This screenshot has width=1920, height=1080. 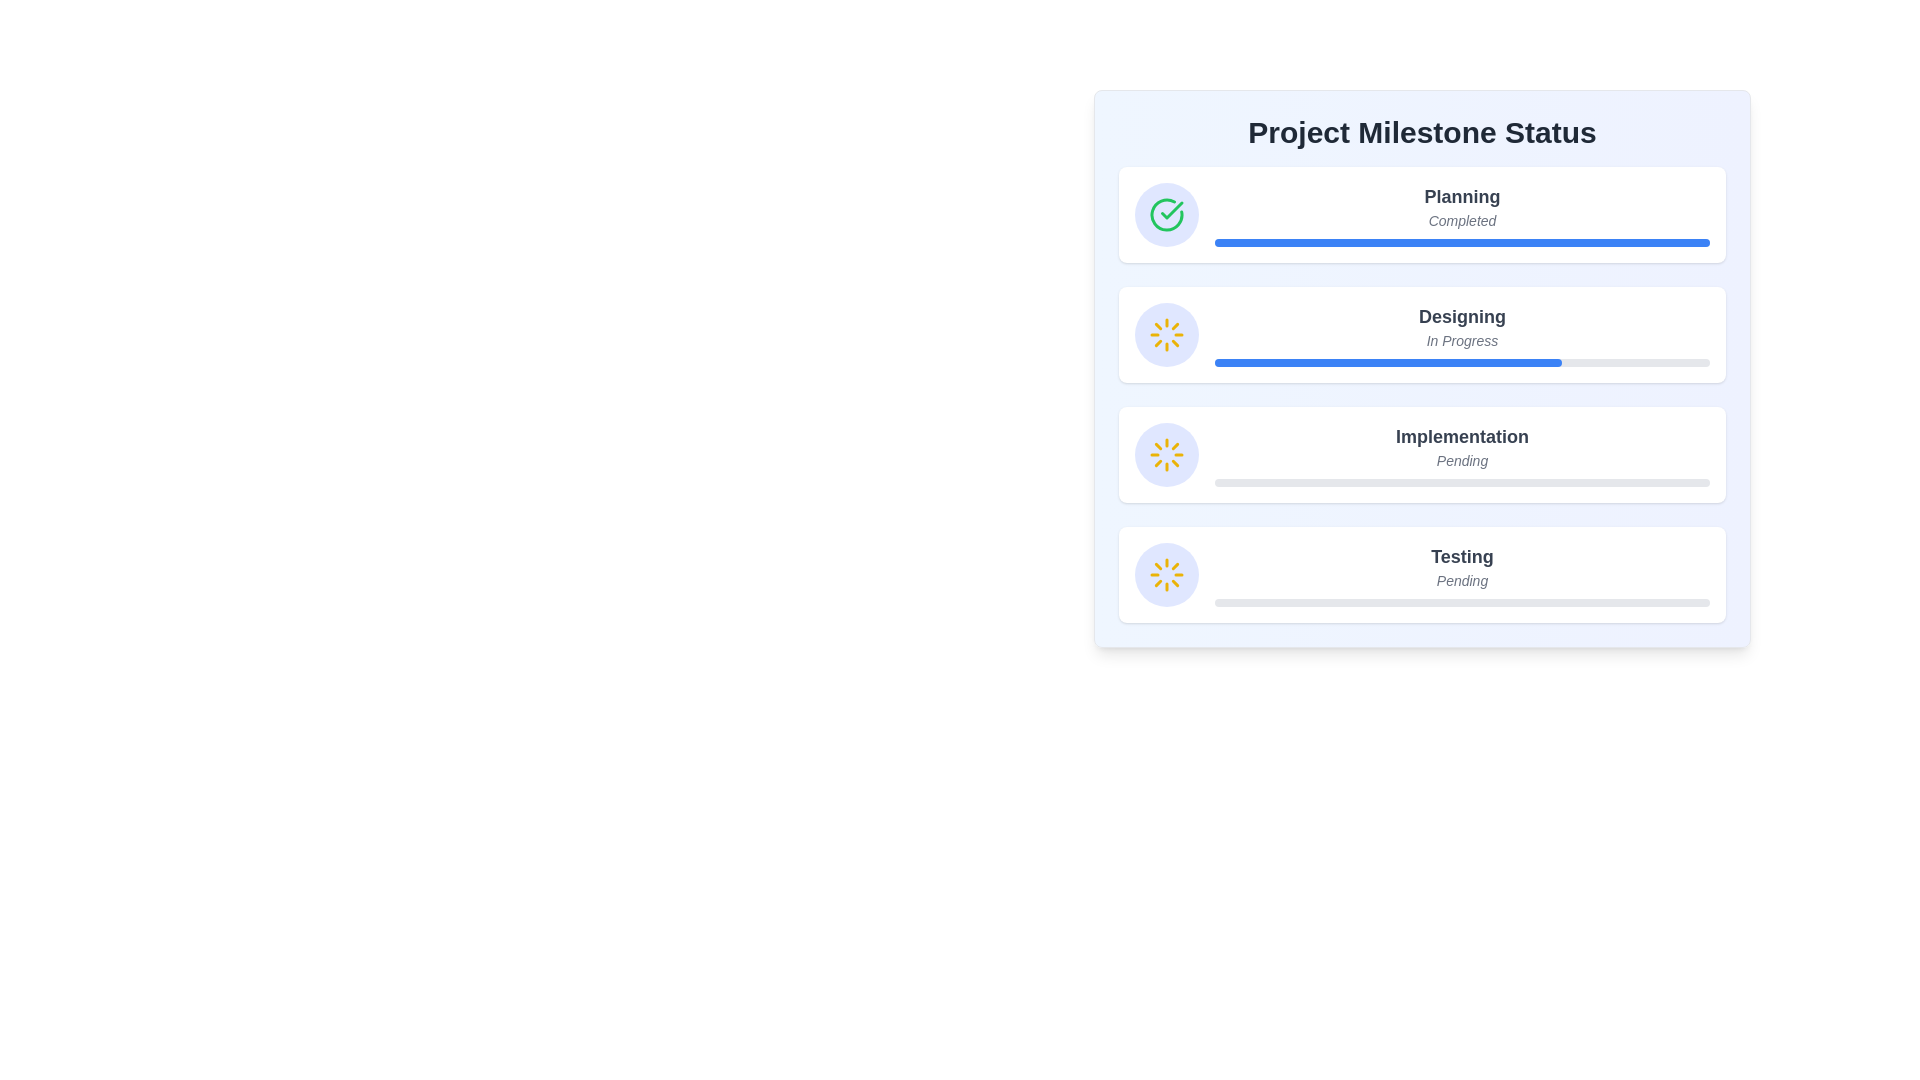 I want to click on the Loader icon that indicates the status of the 'Implementation' milestone, which is a circular icon located at the leftmost side of the third milestone row, so click(x=1166, y=455).